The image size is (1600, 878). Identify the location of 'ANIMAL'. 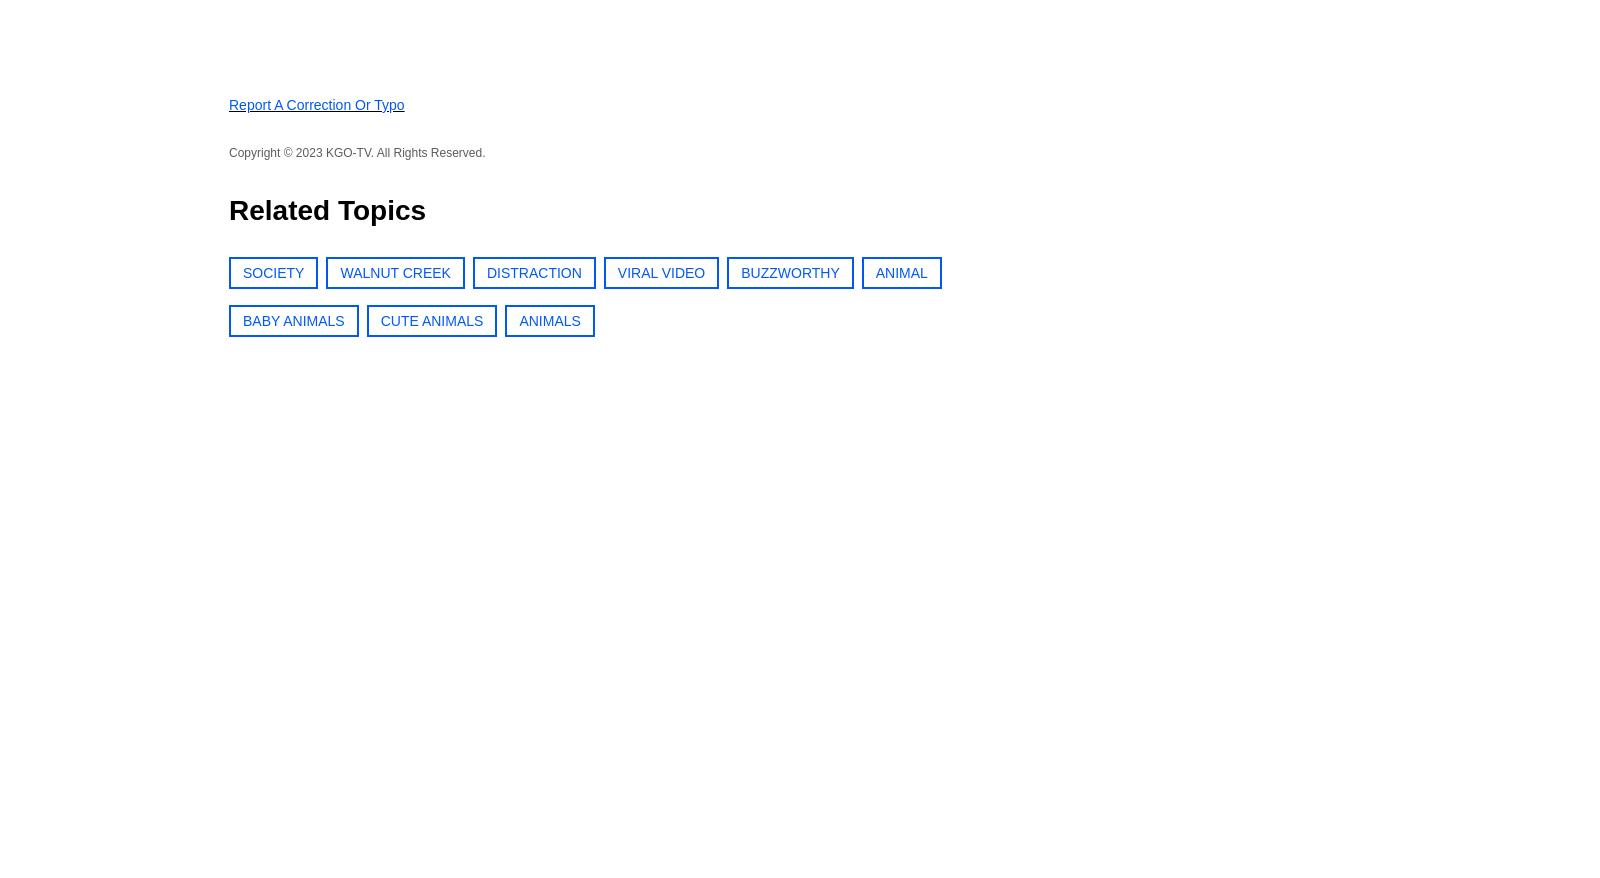
(899, 271).